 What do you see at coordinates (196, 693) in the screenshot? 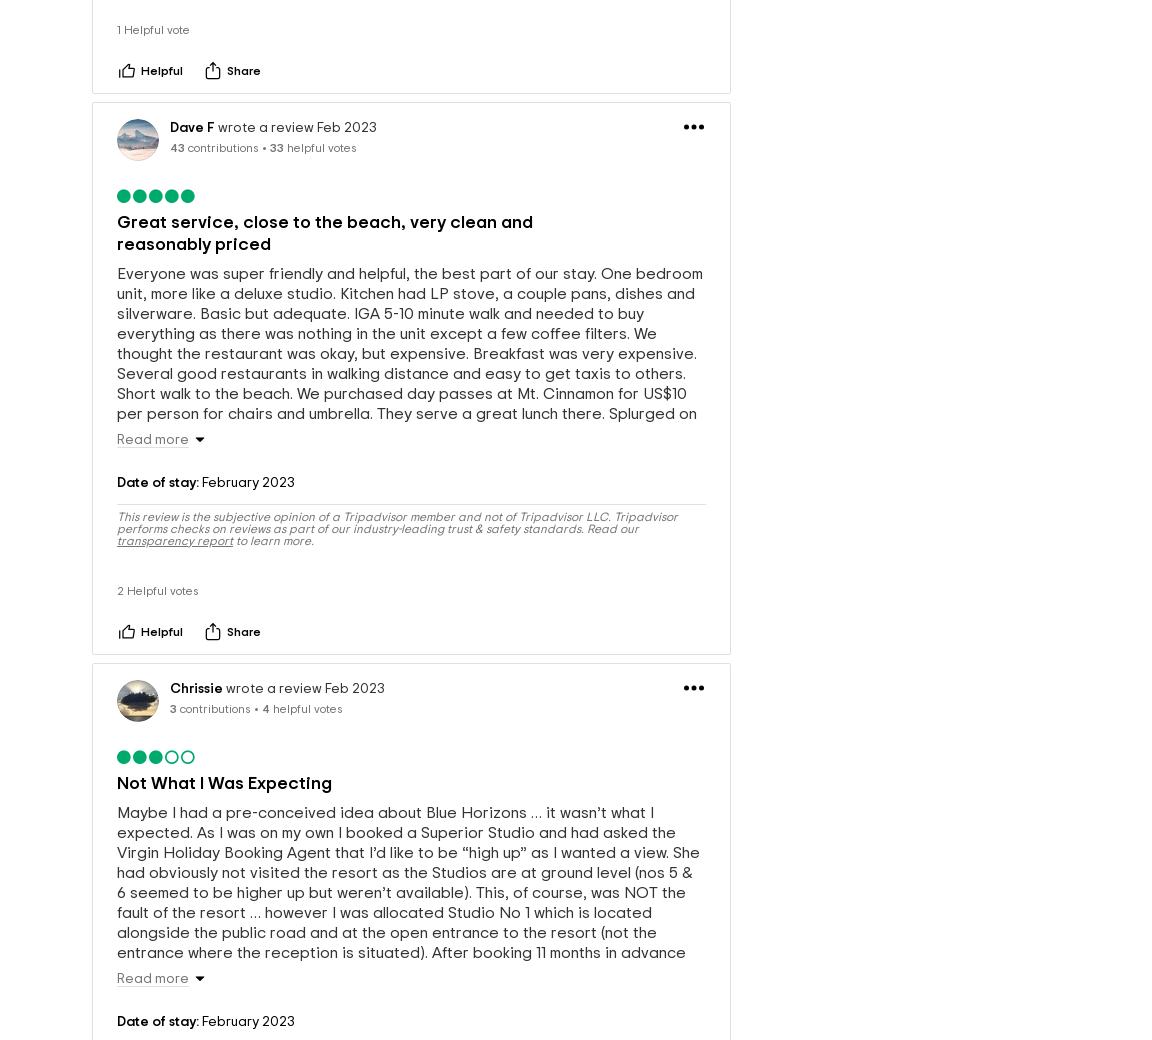
I see `'Chrissie'` at bounding box center [196, 693].